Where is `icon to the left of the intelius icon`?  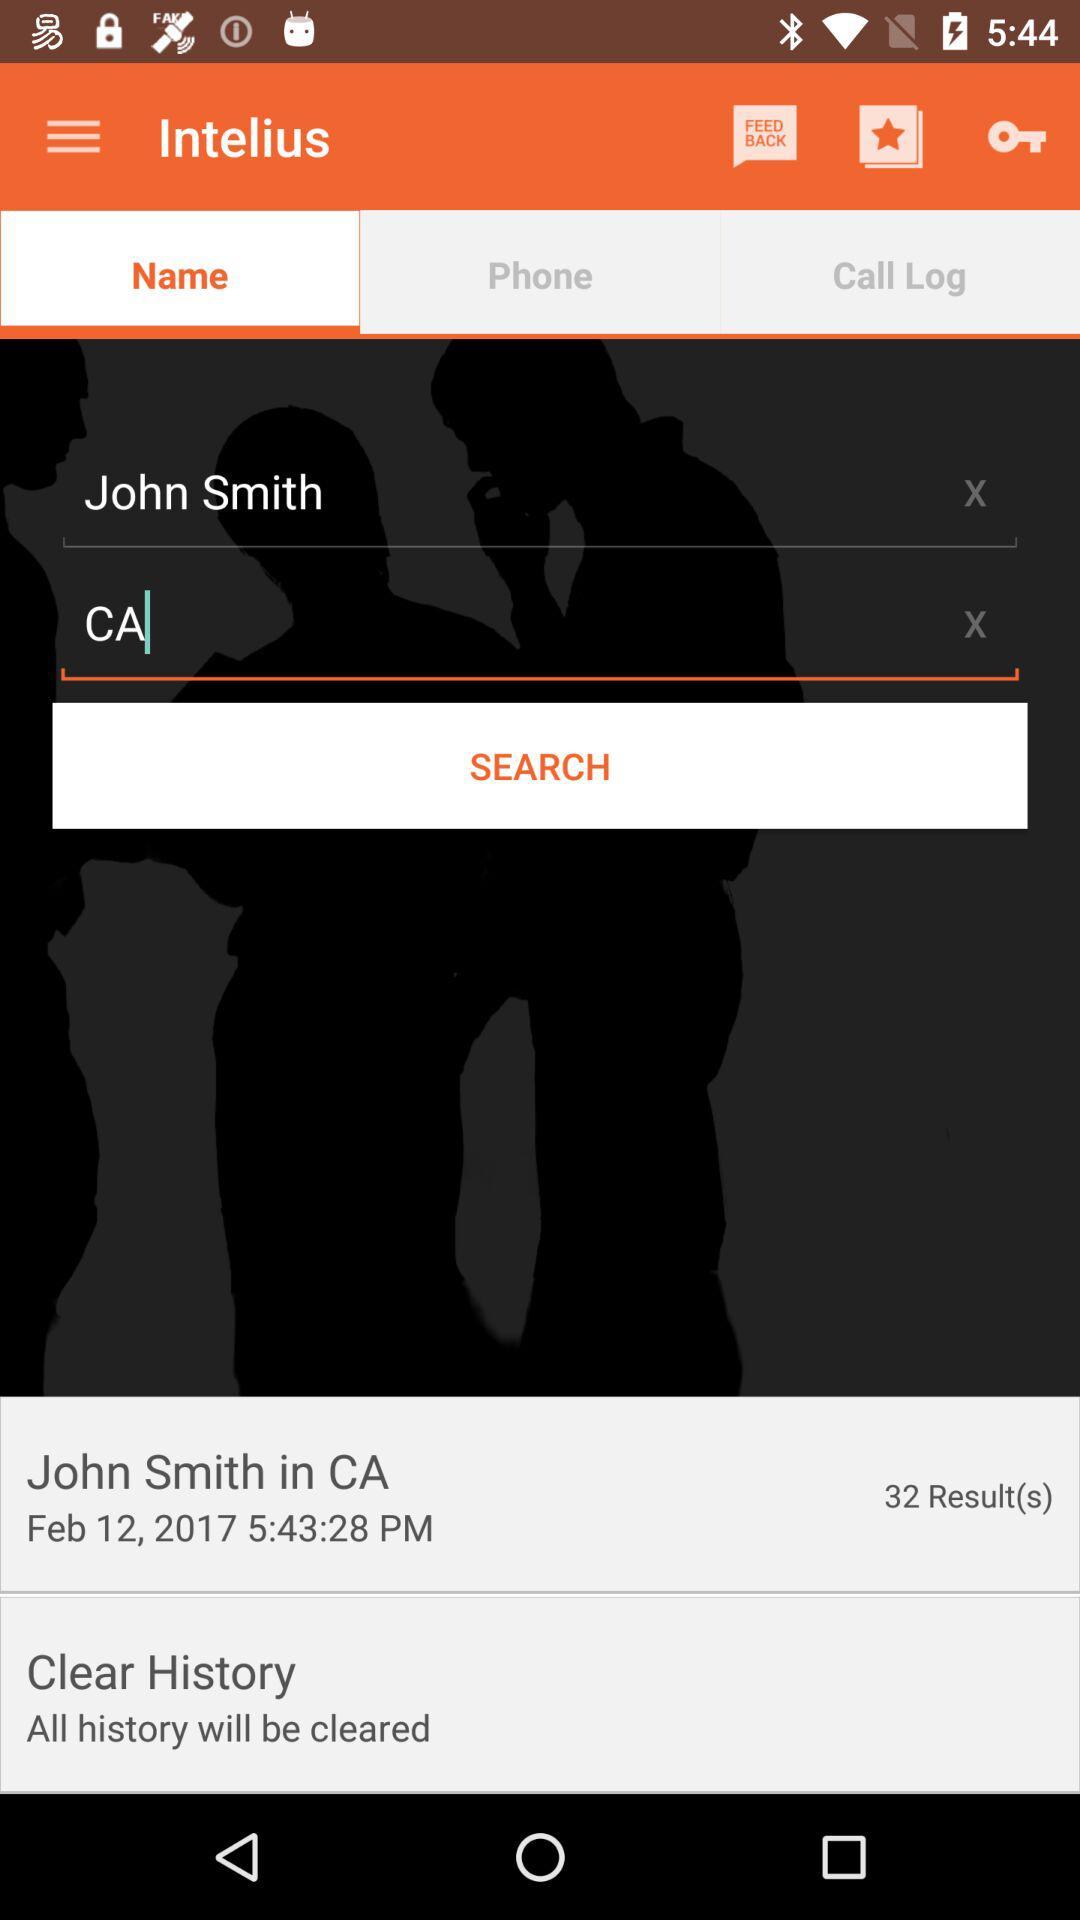
icon to the left of the intelius icon is located at coordinates (72, 135).